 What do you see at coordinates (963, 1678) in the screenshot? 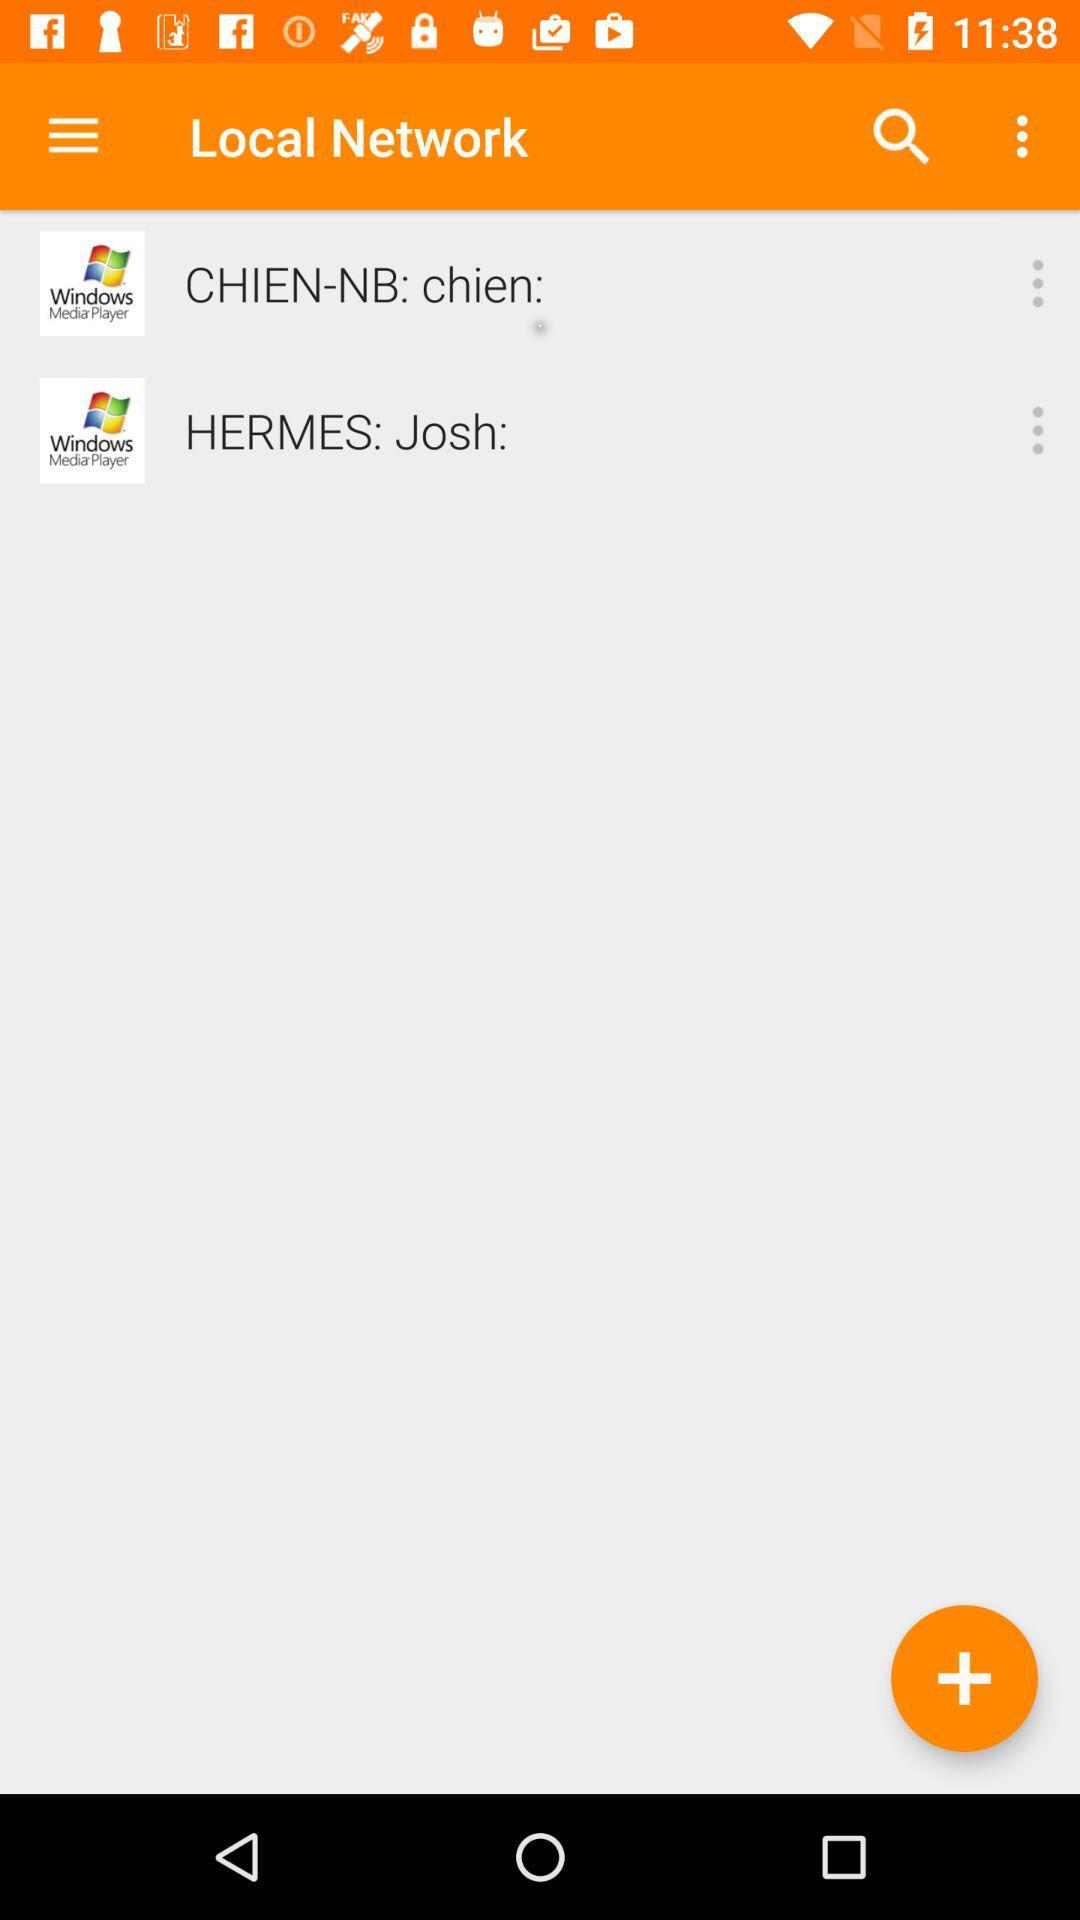
I see `adds local network` at bounding box center [963, 1678].